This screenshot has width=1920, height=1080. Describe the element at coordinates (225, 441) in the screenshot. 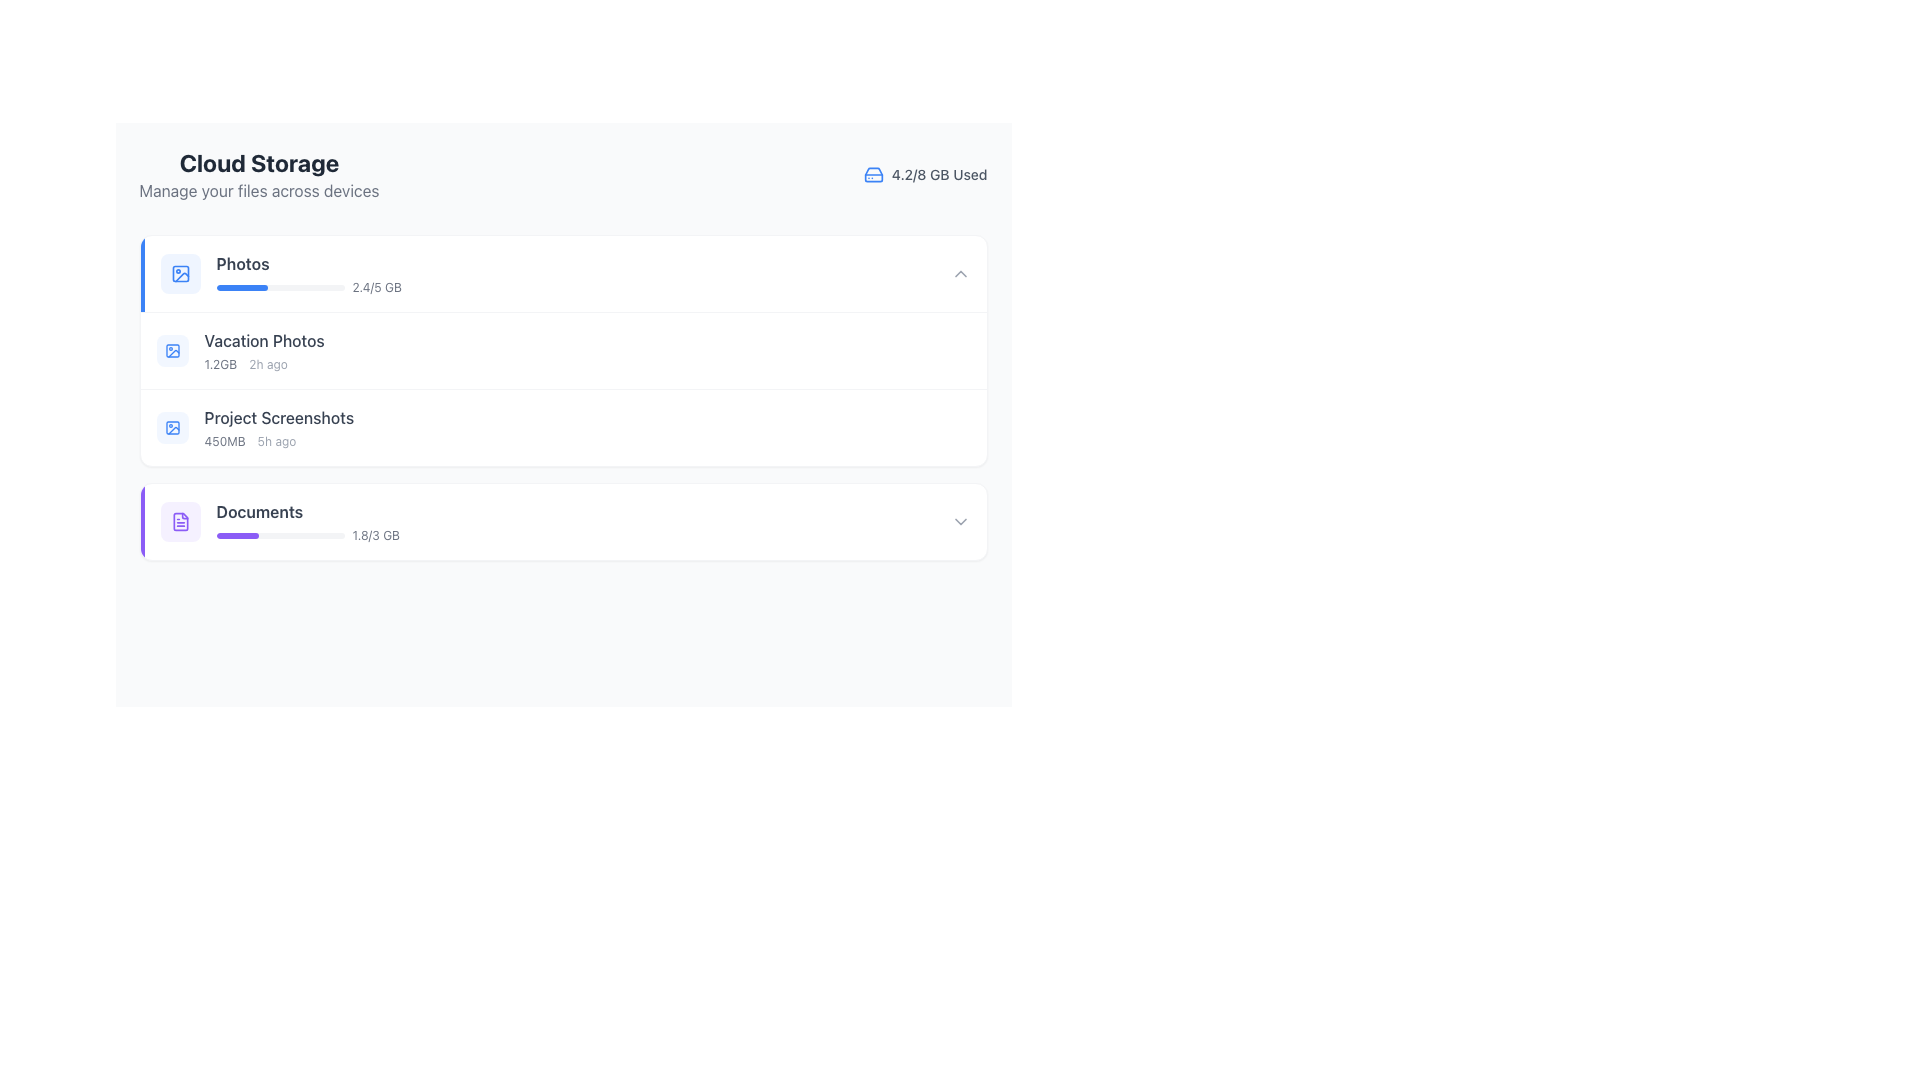

I see `the text element indicating file size located in the 'Project Screenshots' section, which displays '450MB' and is positioned to the left of '5h ago'` at that location.